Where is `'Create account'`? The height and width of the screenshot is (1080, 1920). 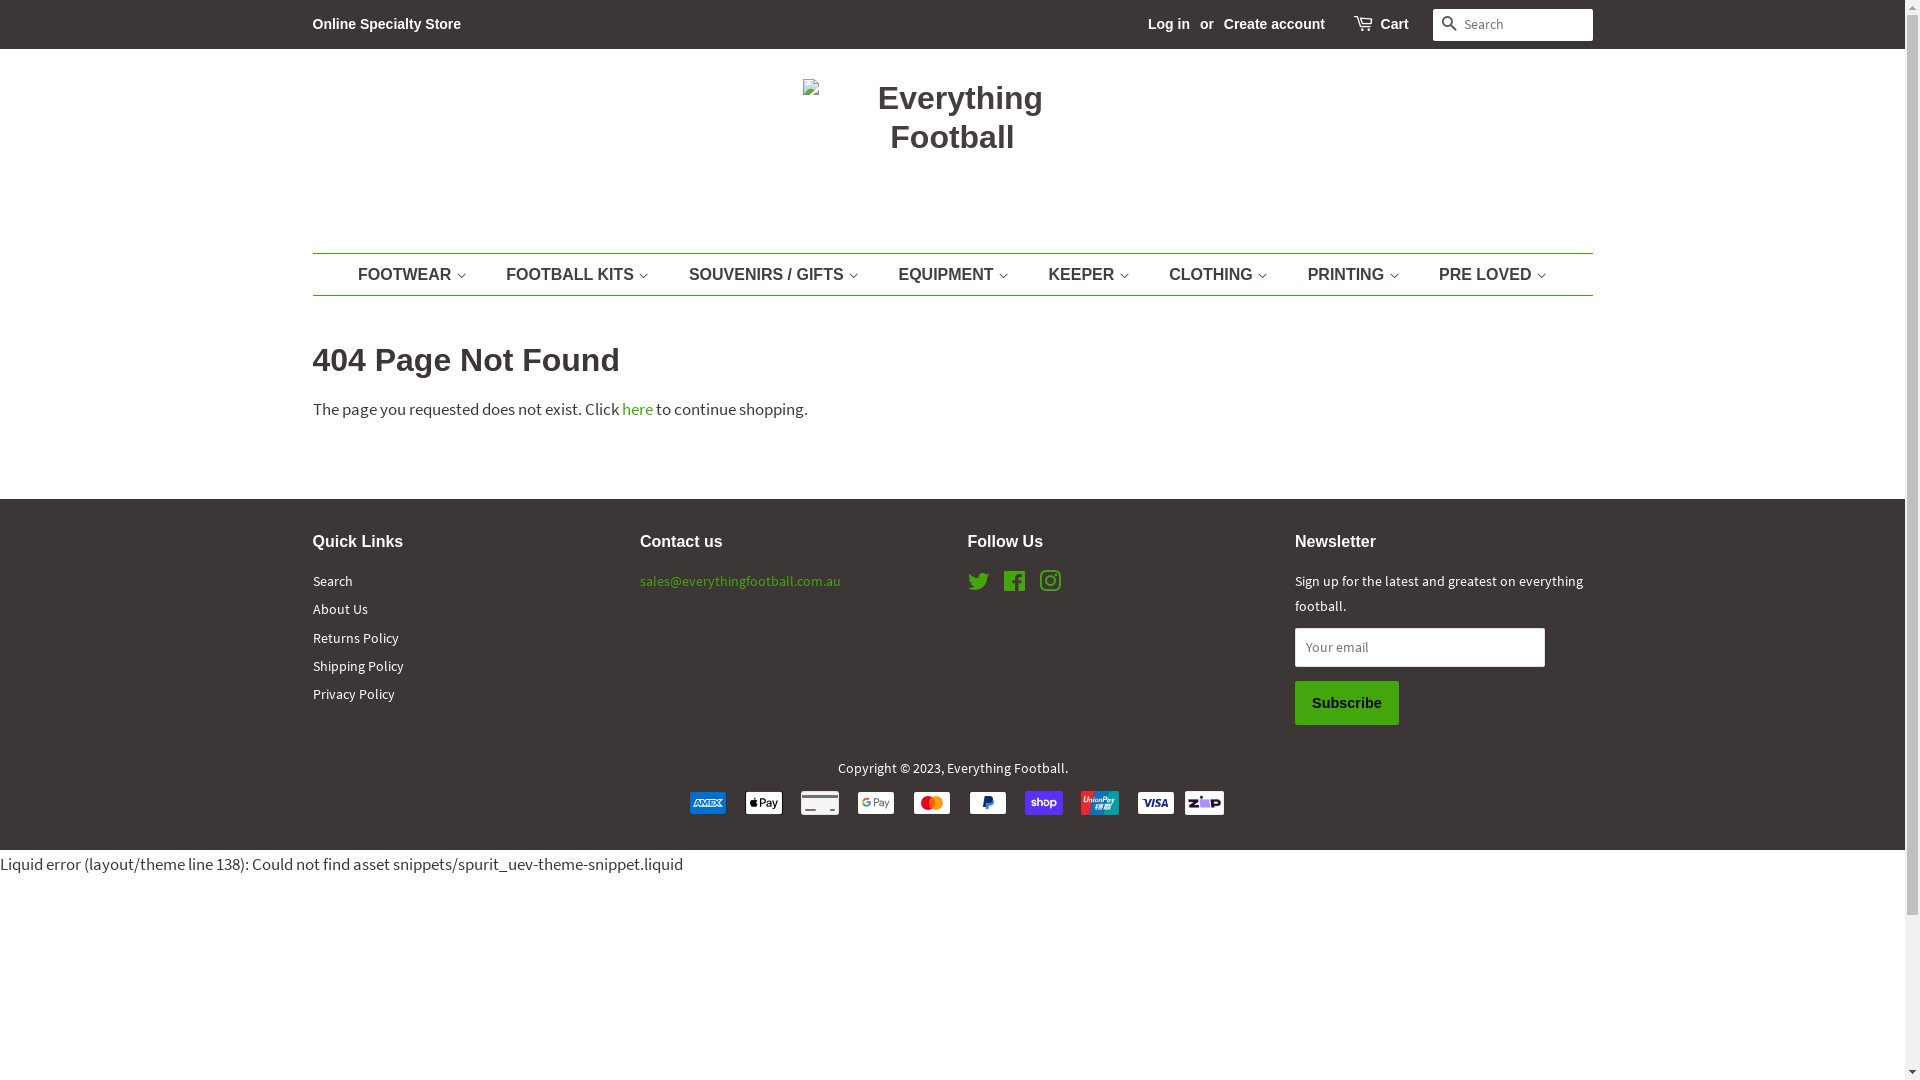
'Create account' is located at coordinates (1273, 23).